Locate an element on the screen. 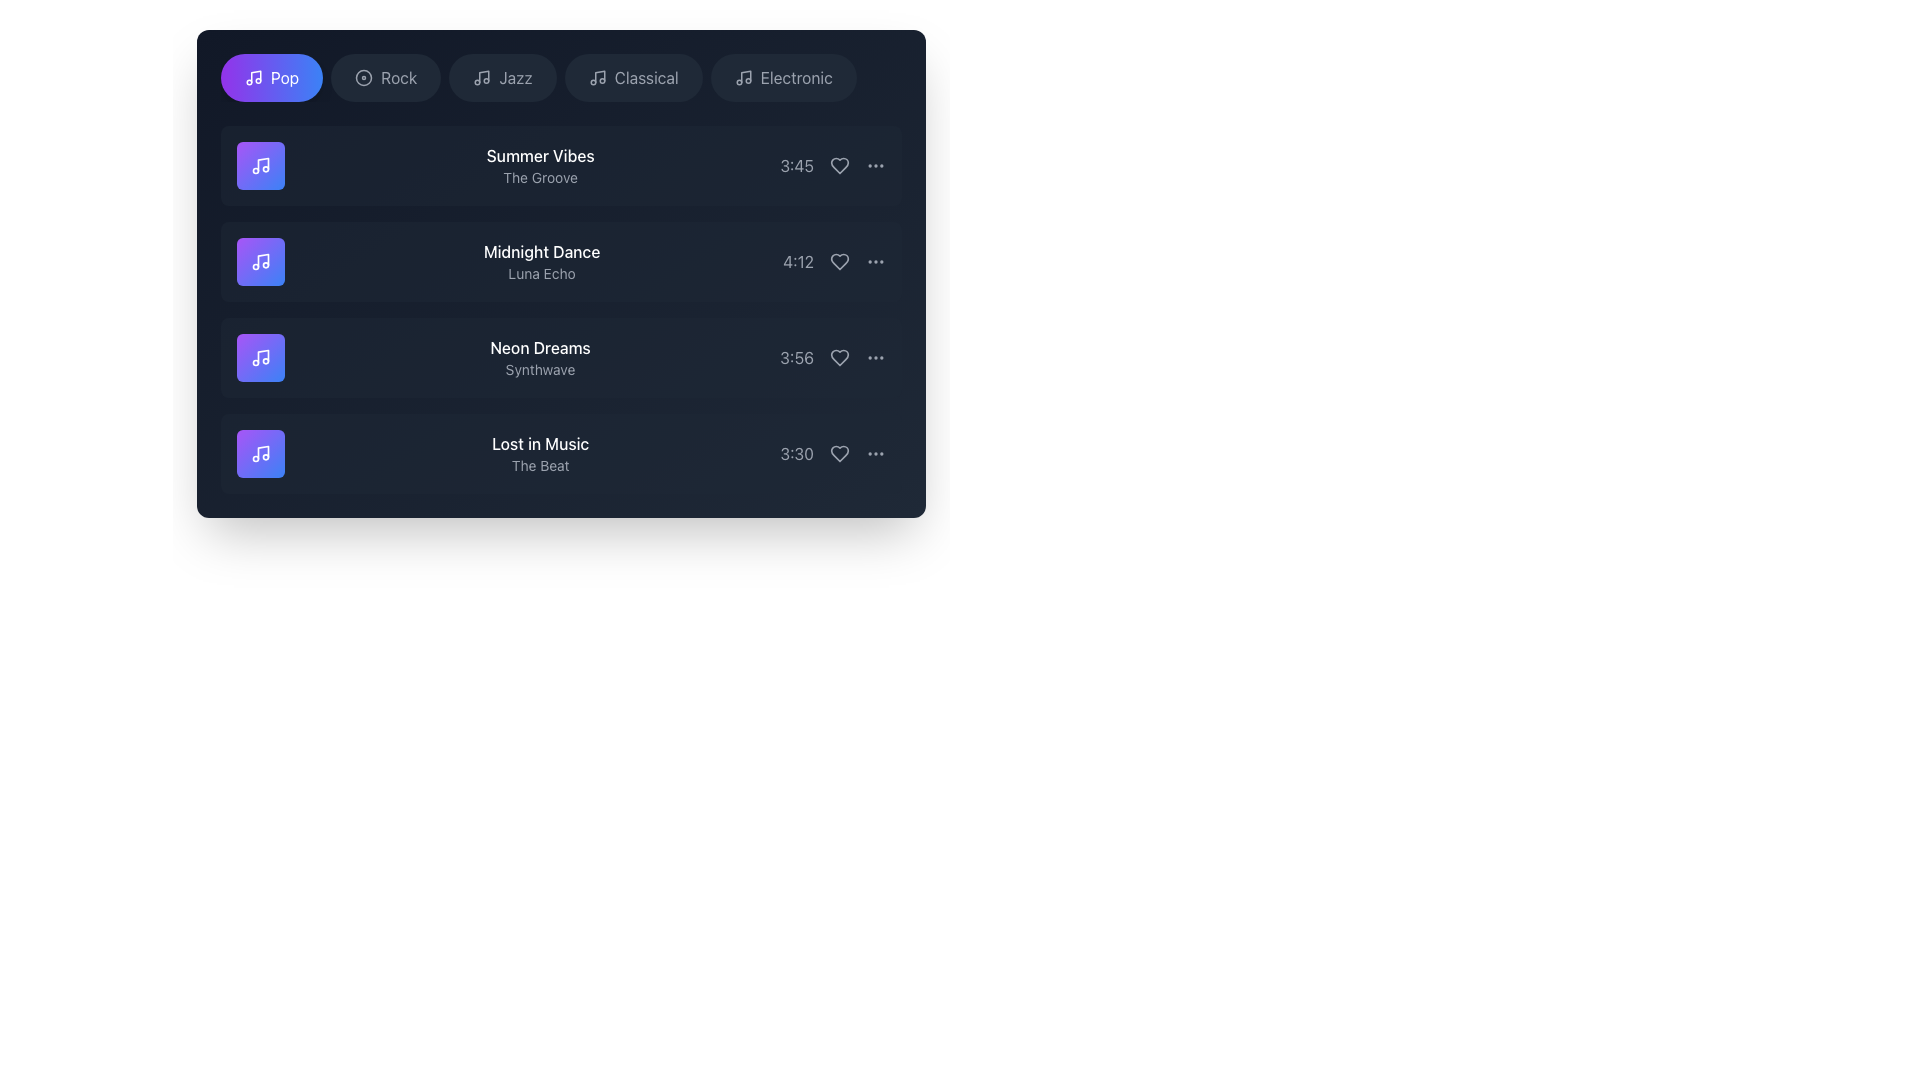 This screenshot has height=1080, width=1920. the jazz music icon located within the 'Jazz' button in the horizontal navigation bar, which is the third button from the left is located at coordinates (482, 76).